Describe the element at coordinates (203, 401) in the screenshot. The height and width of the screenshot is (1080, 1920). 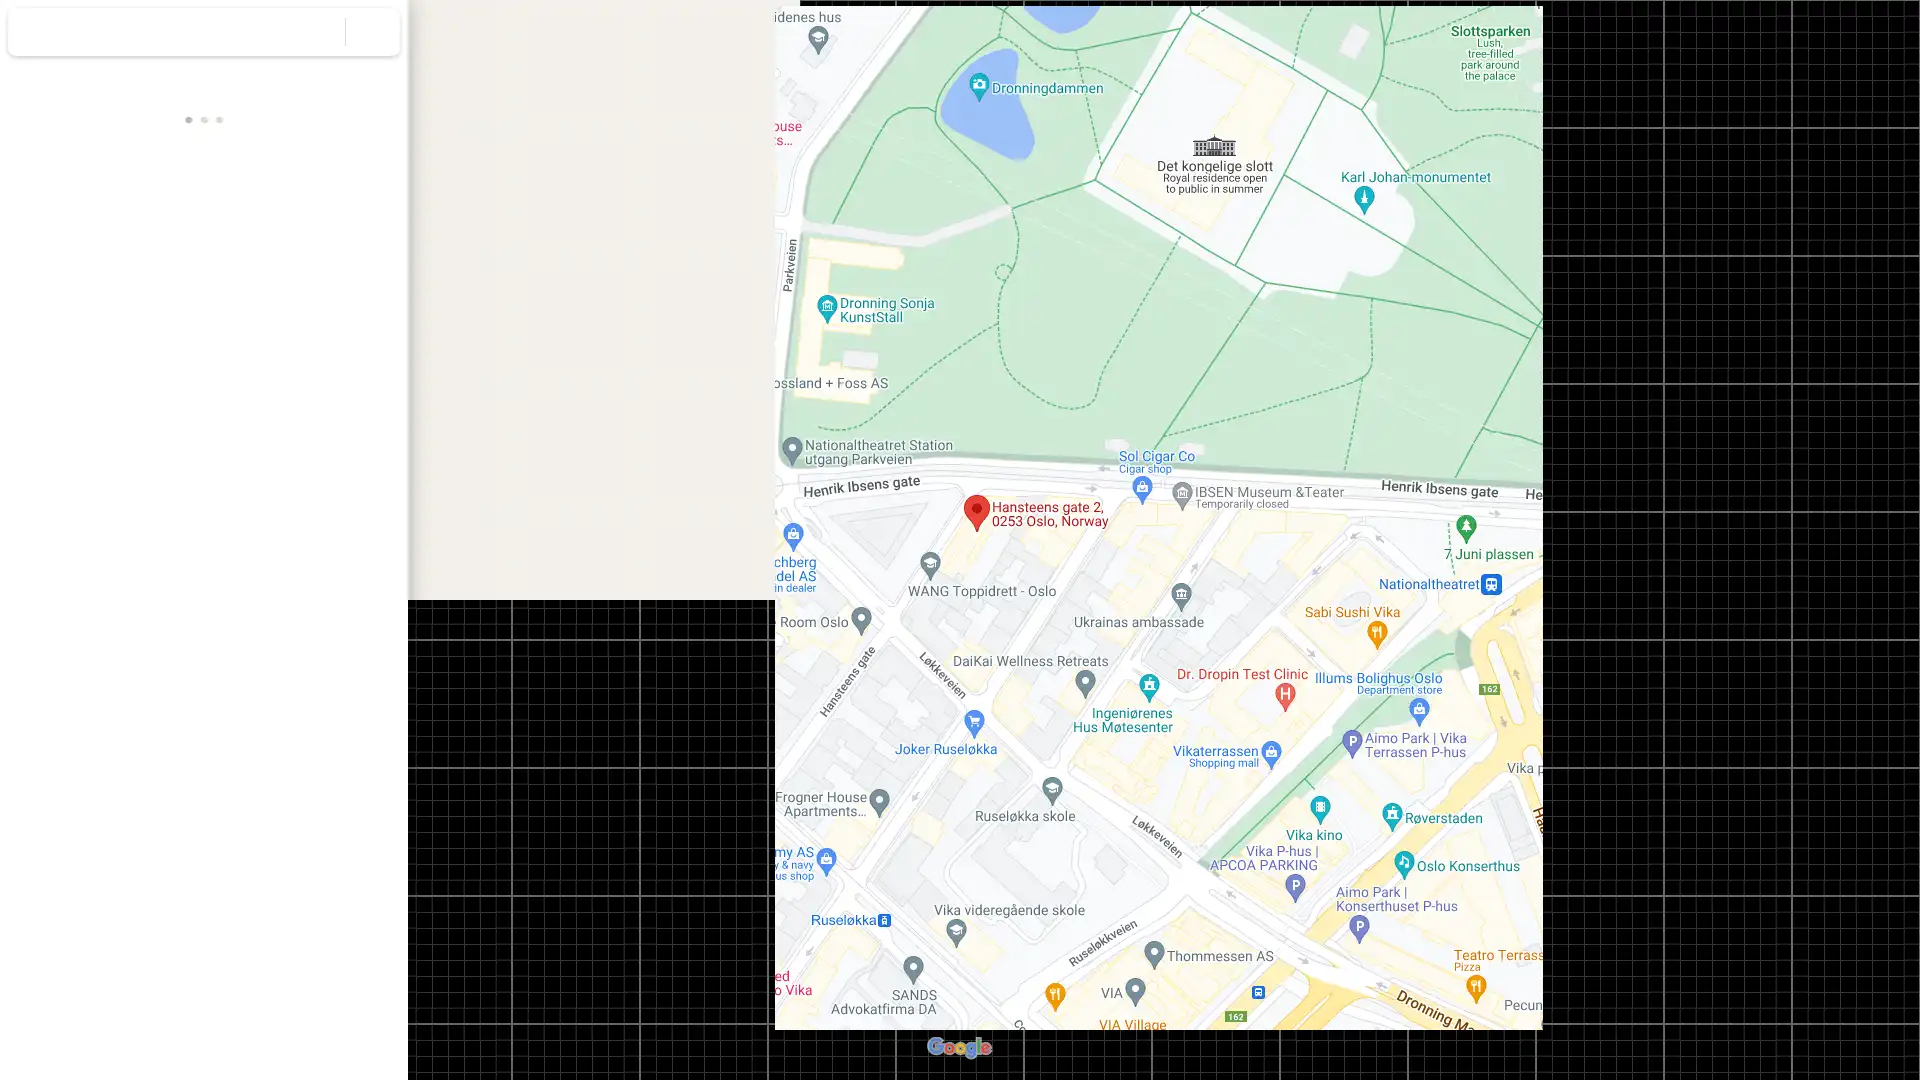
I see `Search nearby Hansteens gate 2` at that location.